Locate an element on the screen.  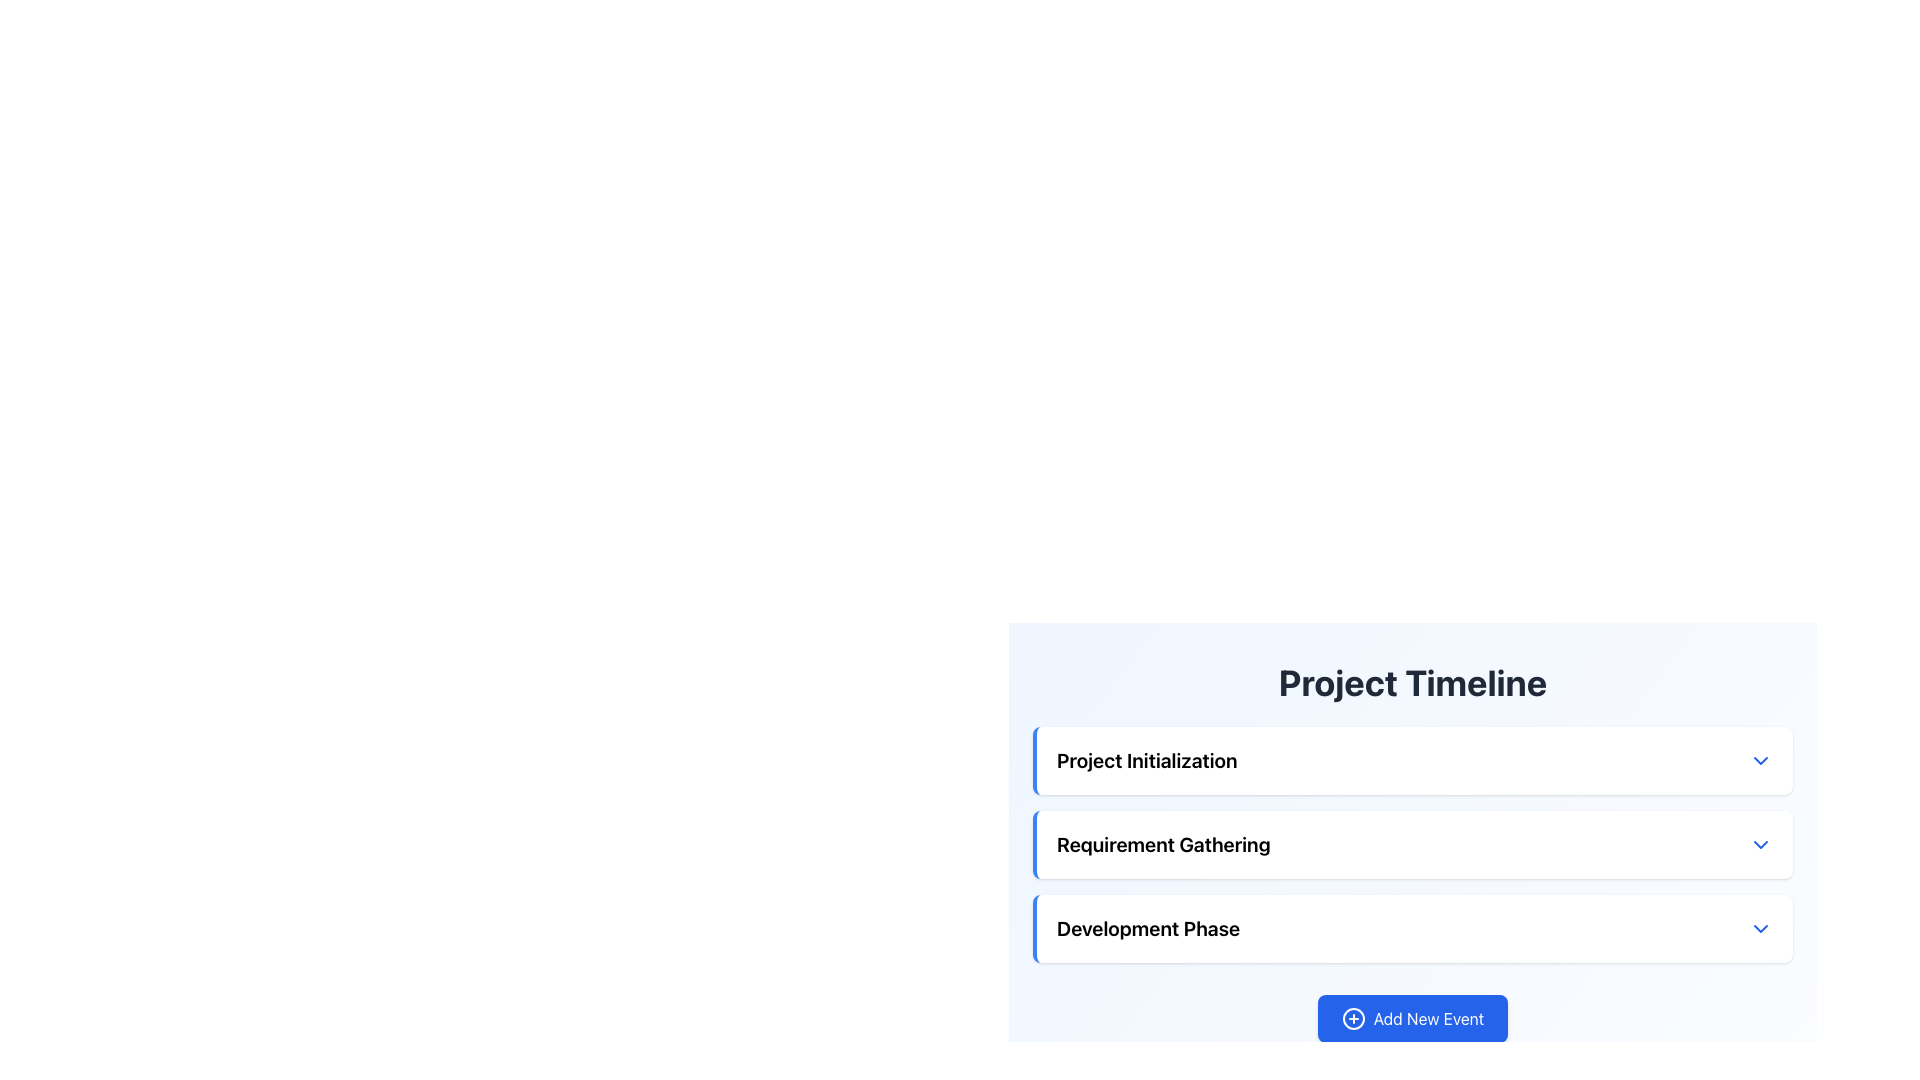
the collapsible item for 'Requirement Gathering' within the 'Project Timeline' is located at coordinates (1411, 820).